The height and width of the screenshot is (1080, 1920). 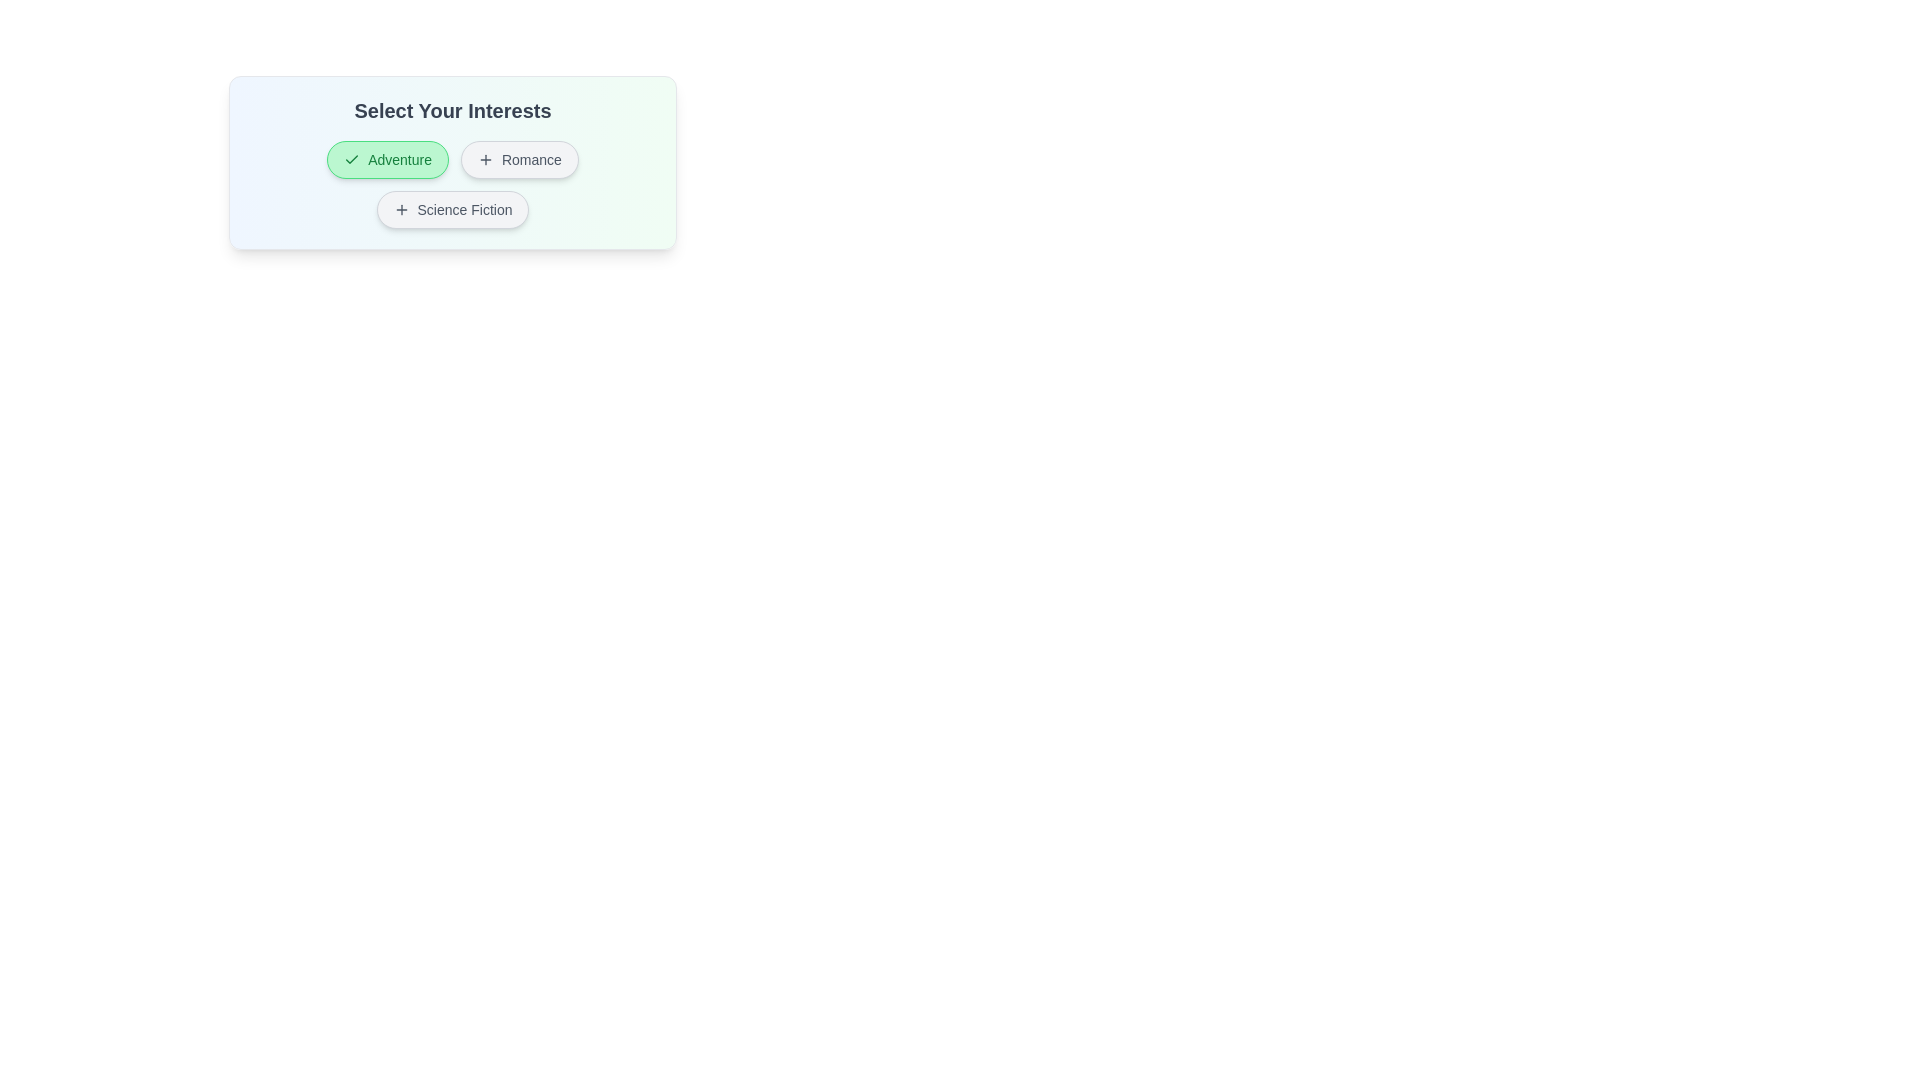 What do you see at coordinates (518, 158) in the screenshot?
I see `the chip labeled Romance` at bounding box center [518, 158].